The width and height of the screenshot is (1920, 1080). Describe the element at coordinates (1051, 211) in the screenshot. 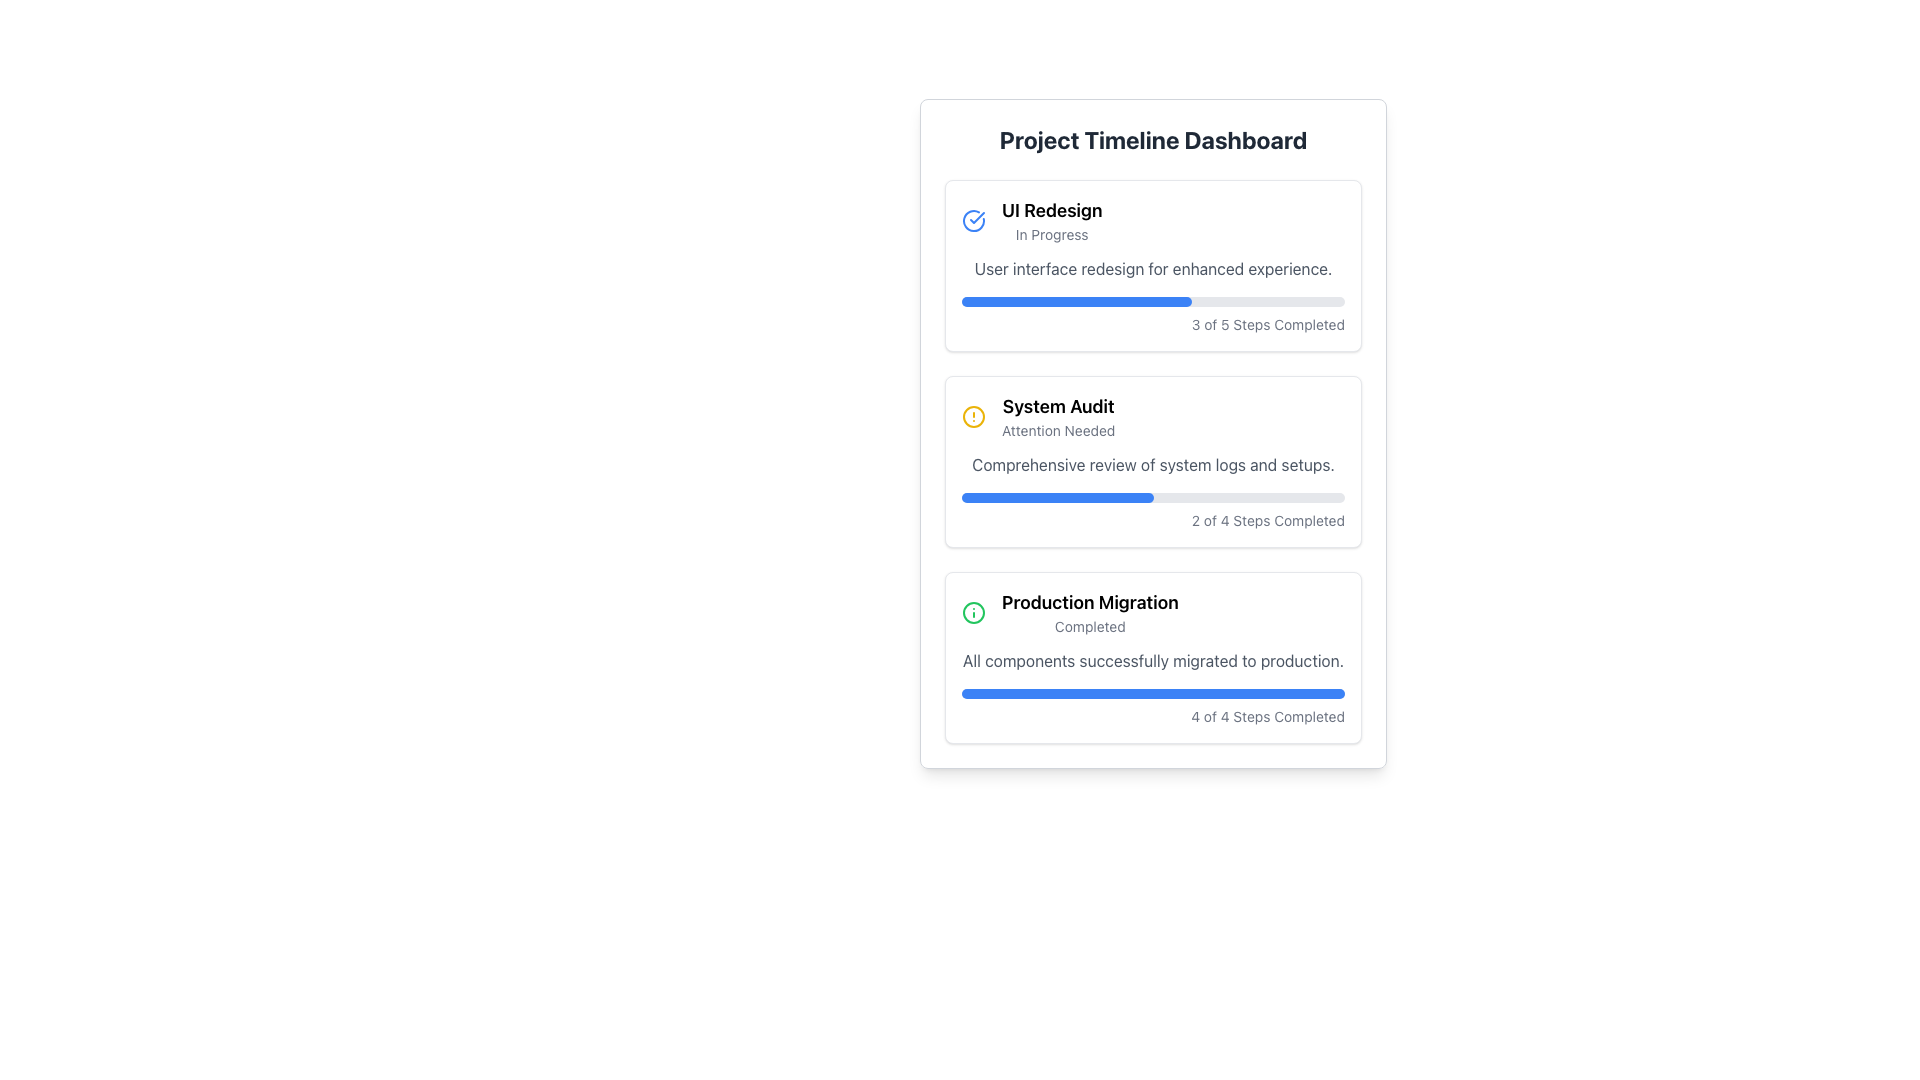

I see `the bold text element reading 'UI Redesign' located at the top-left inside the first task card in the 'Project Timeline Dashboard', positioned above the status text 'In Progress' and to the right of a checkmark icon` at that location.